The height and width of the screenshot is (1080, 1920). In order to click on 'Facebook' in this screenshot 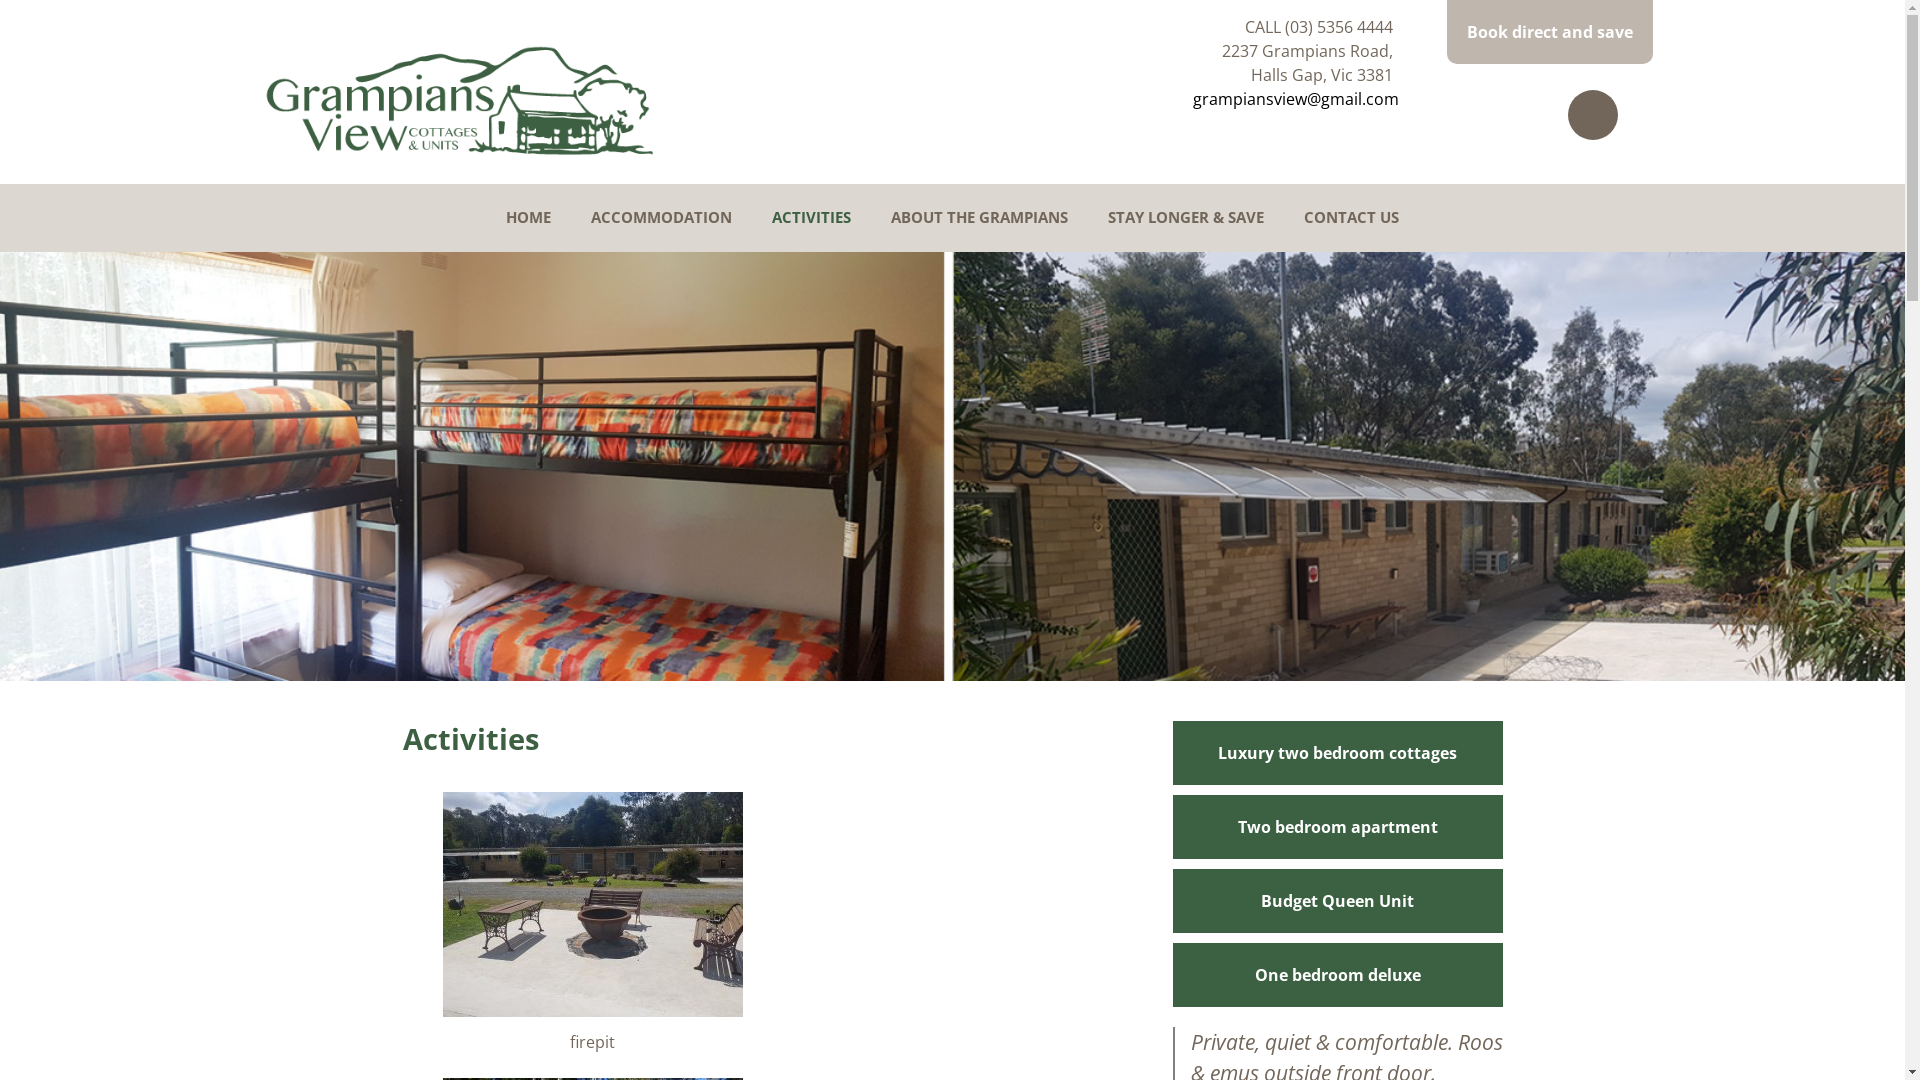, I will do `click(1567, 115)`.